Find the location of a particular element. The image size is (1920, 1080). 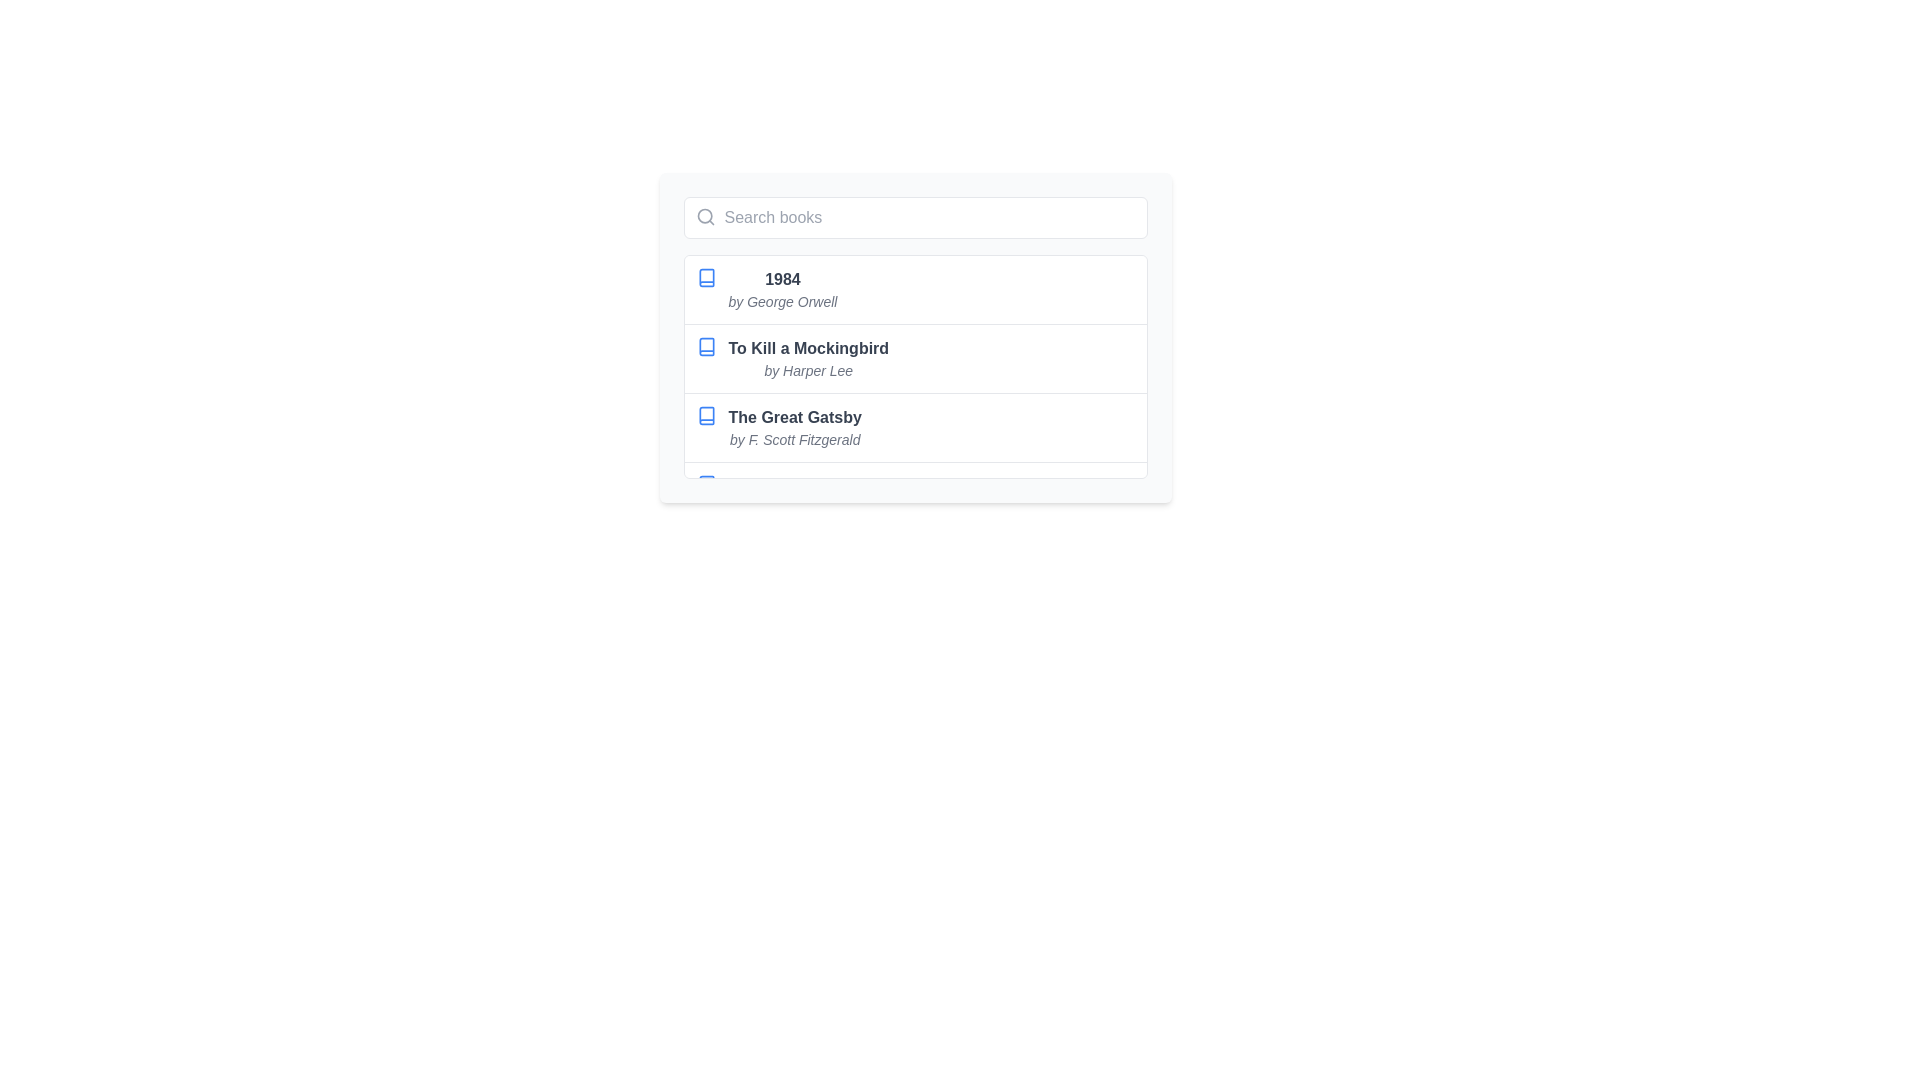

the text display component that shows the details of the first book in the list to trigger a tooltip or highlight is located at coordinates (781, 289).